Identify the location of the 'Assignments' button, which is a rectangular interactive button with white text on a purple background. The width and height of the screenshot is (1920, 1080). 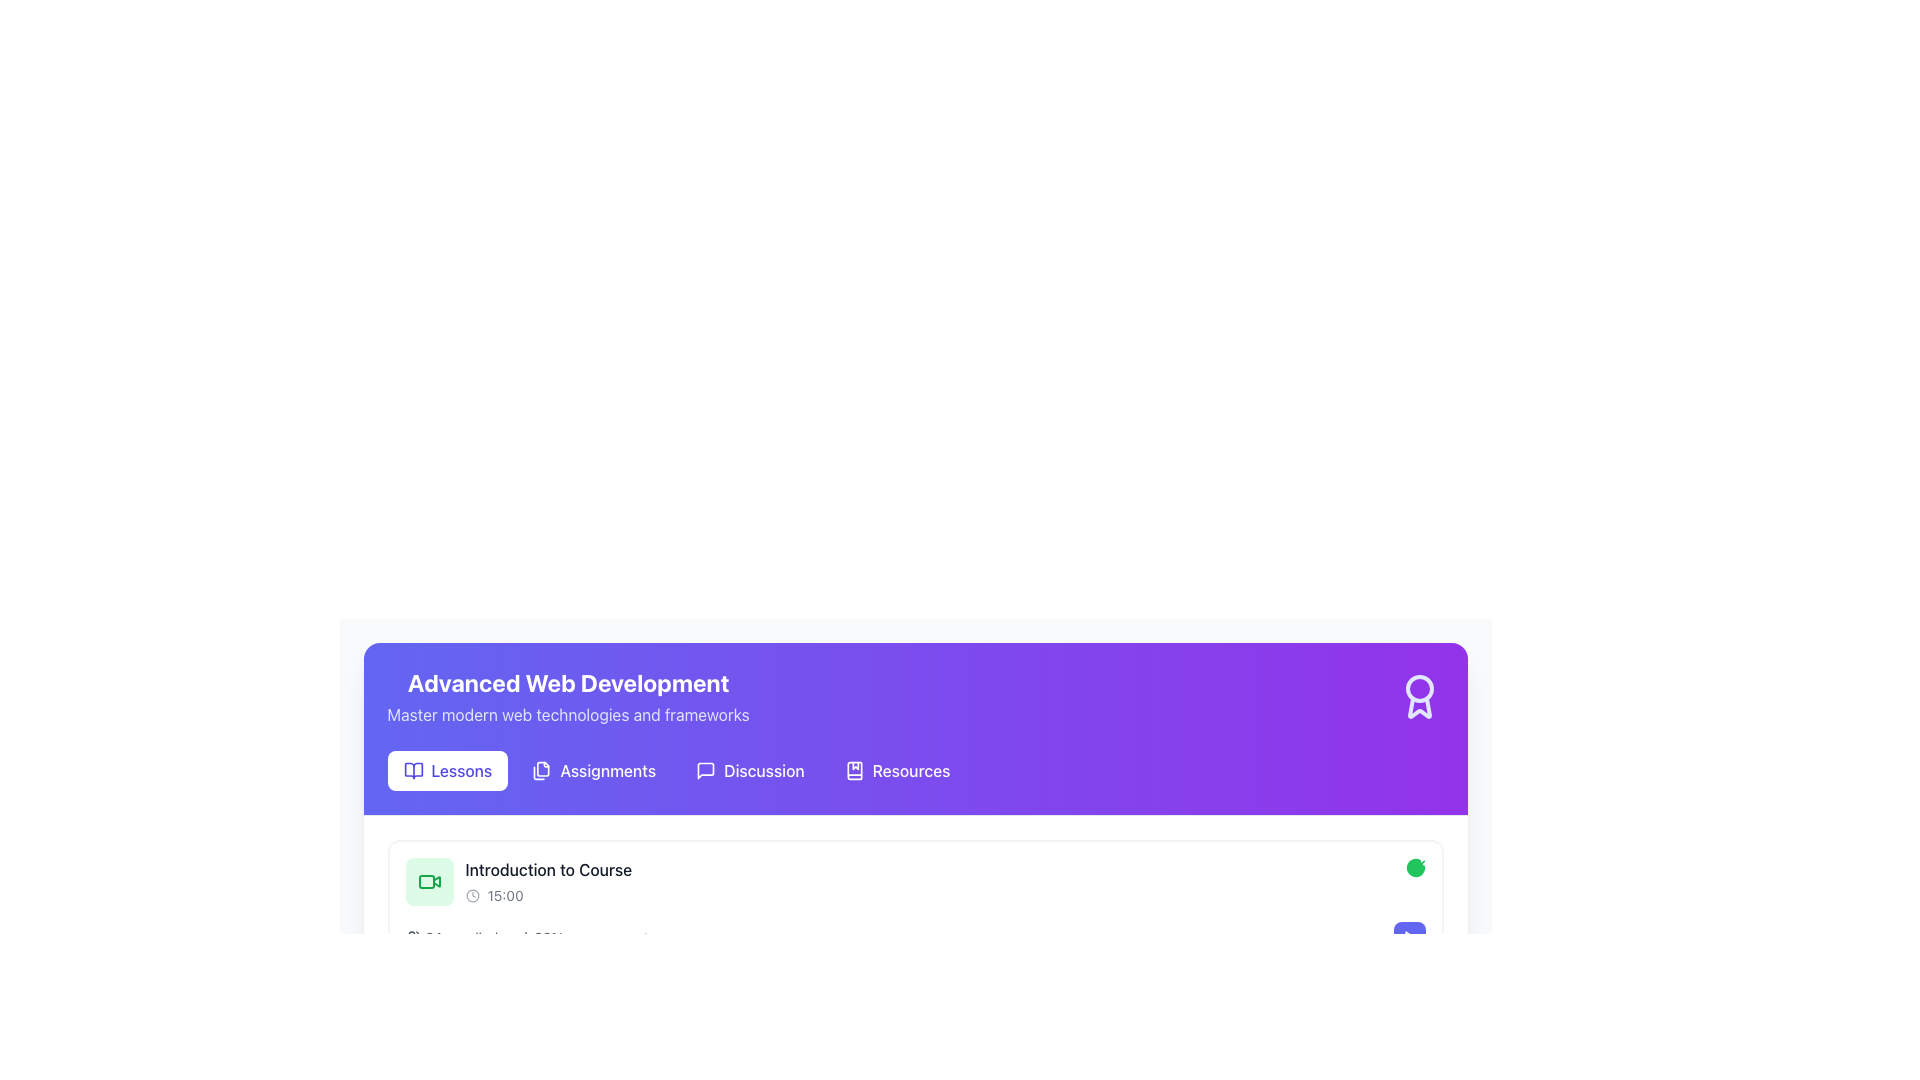
(607, 770).